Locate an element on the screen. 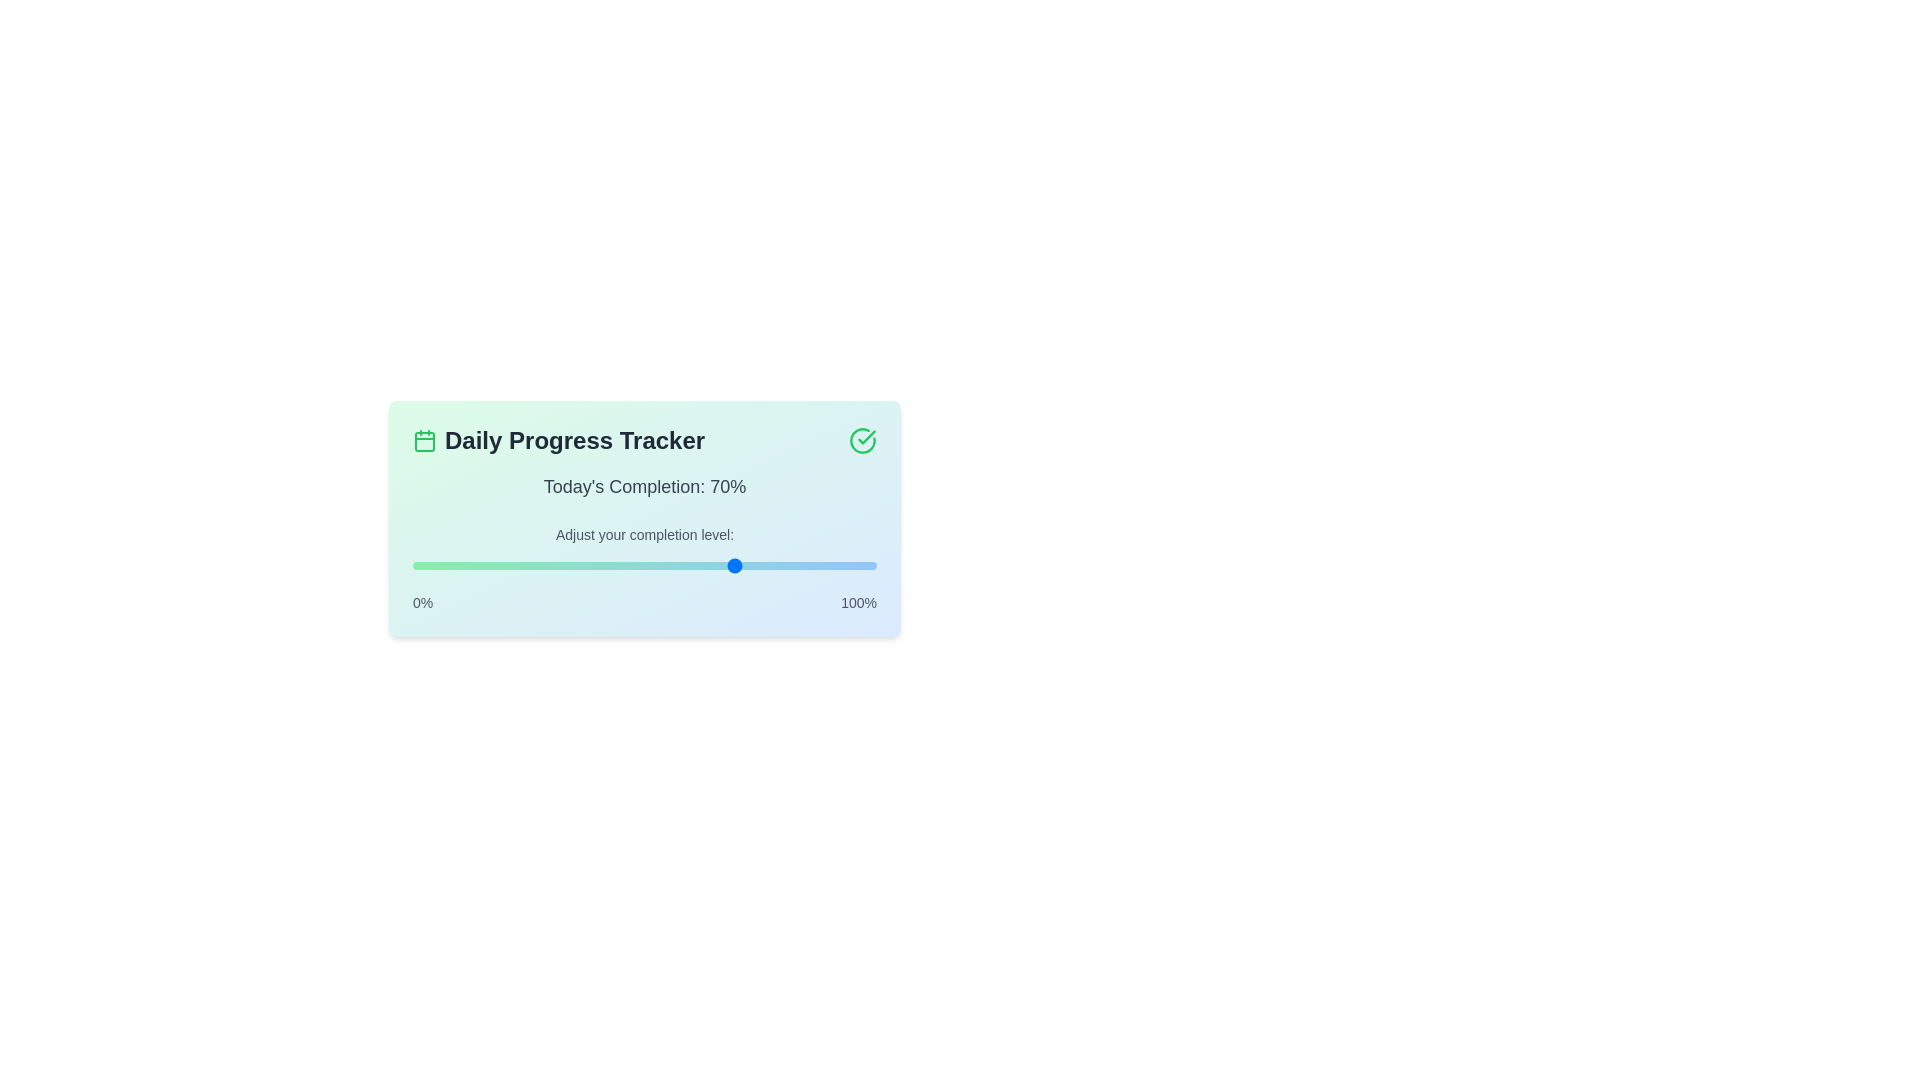  the progress level to 41% is located at coordinates (602, 566).